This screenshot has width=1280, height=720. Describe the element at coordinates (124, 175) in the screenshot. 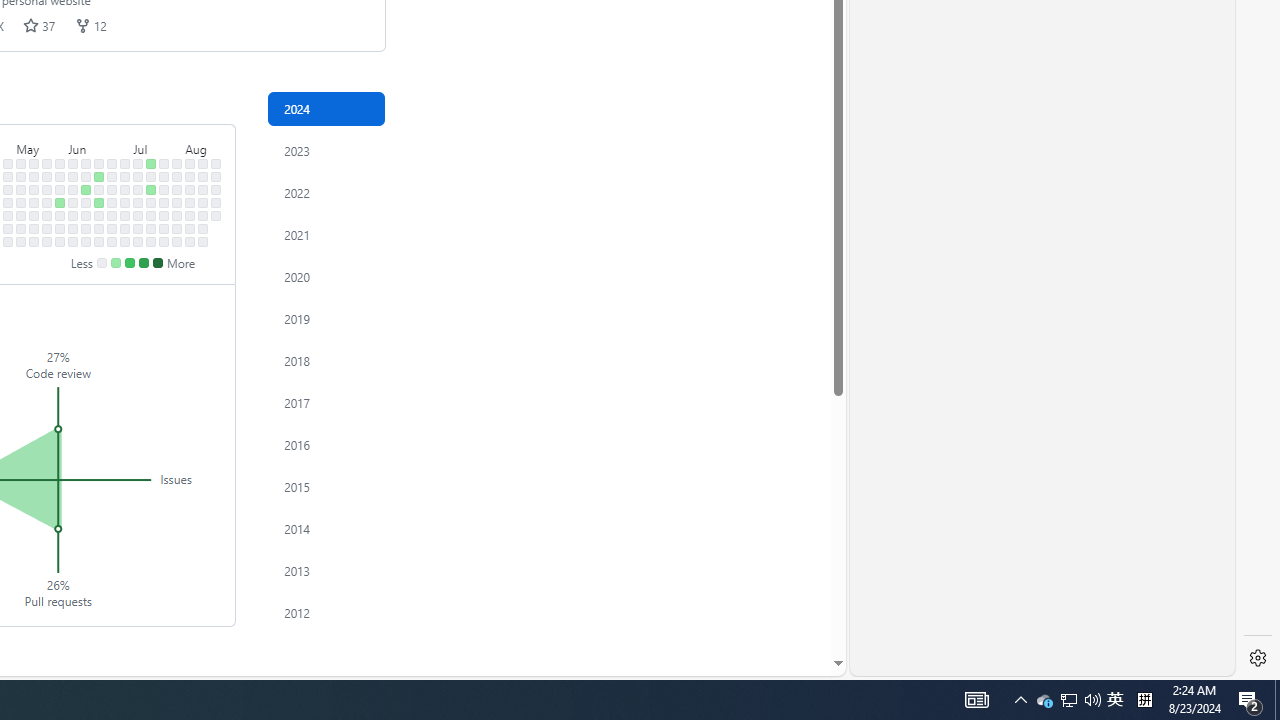

I see `'No contributions on July 1st.'` at that location.